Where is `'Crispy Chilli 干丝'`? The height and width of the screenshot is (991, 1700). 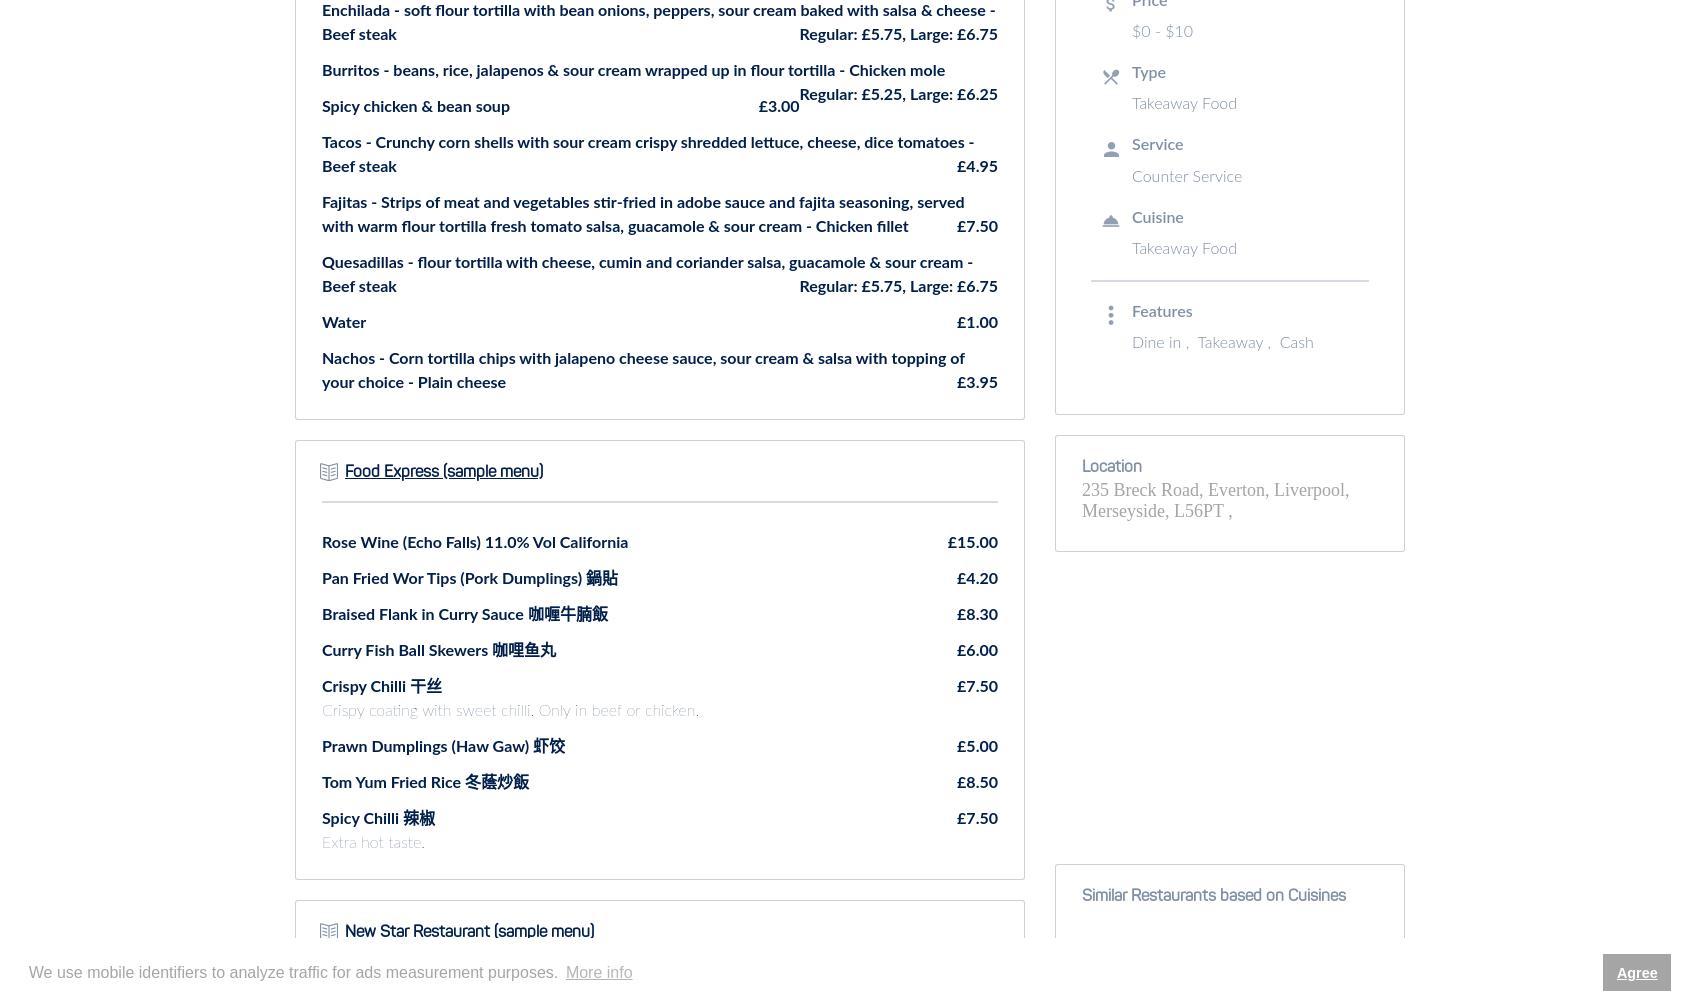
'Crispy Chilli 干丝' is located at coordinates (320, 685).